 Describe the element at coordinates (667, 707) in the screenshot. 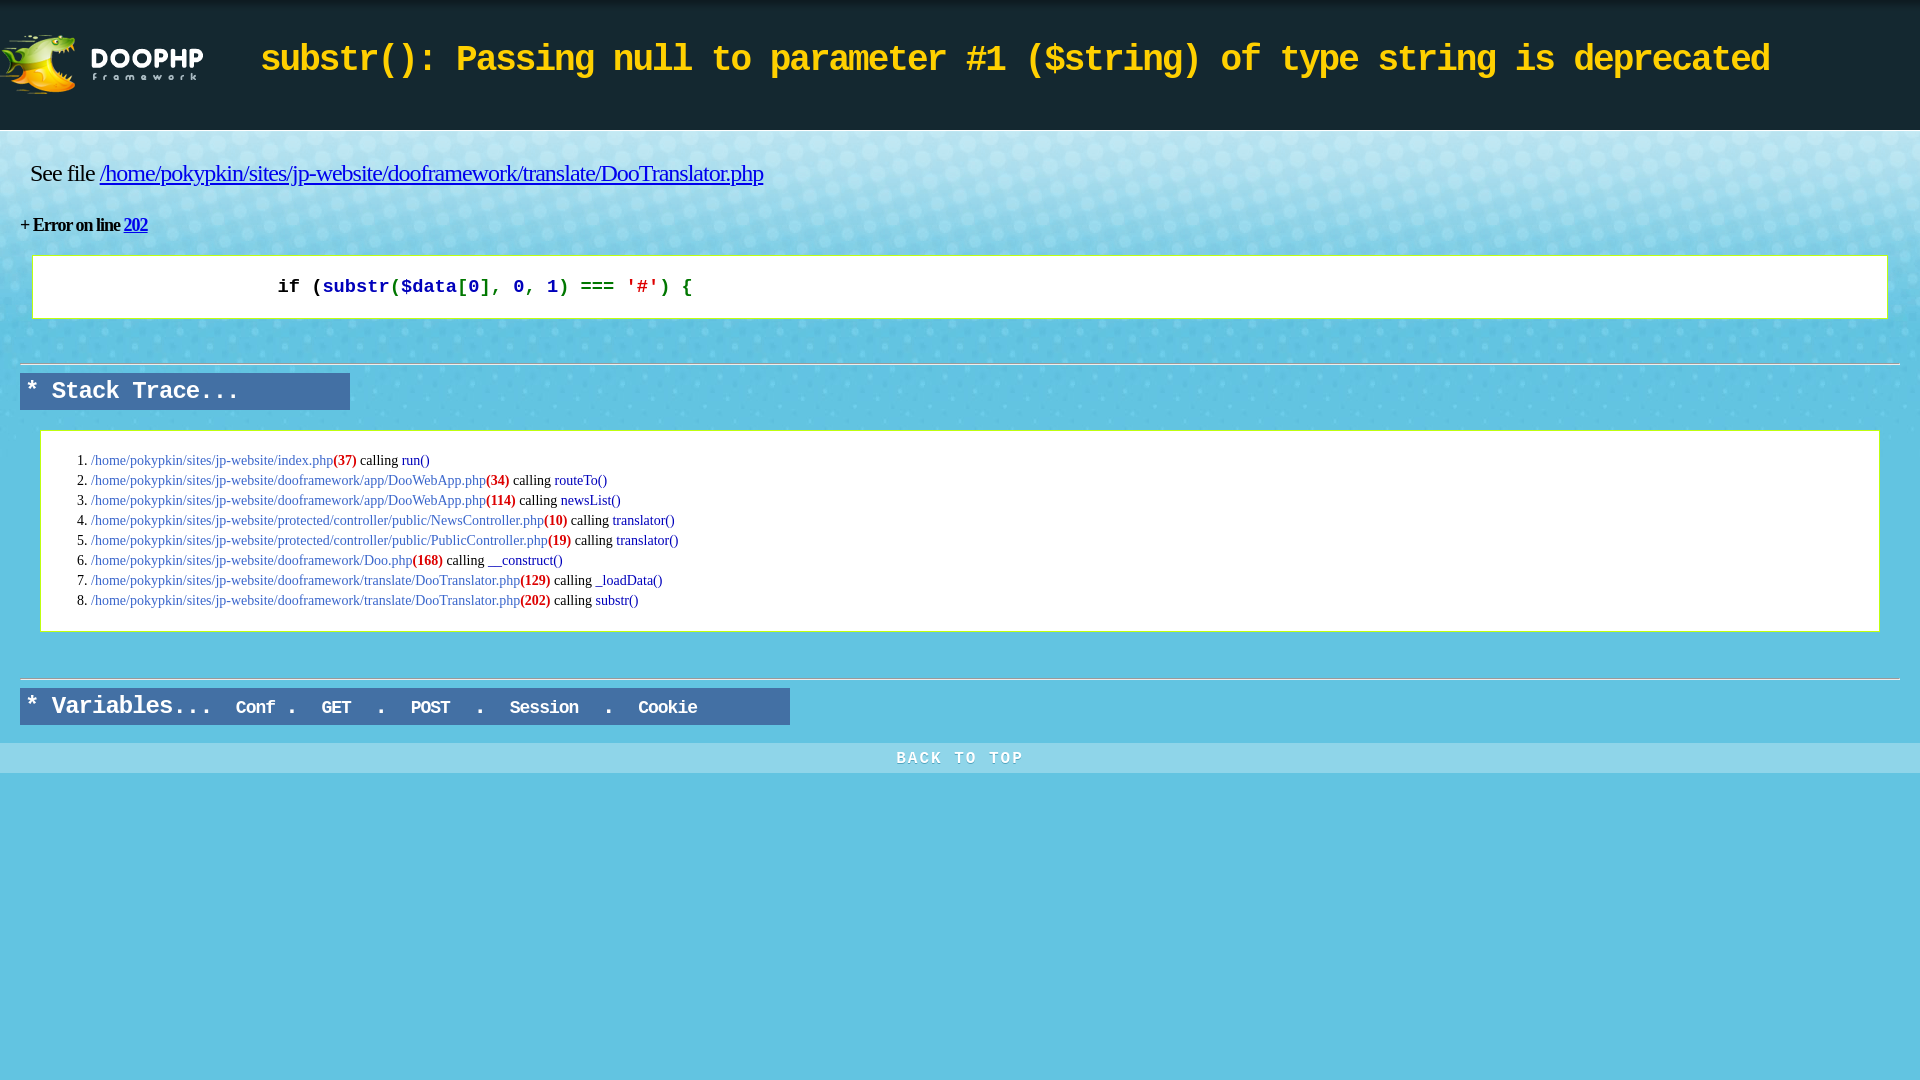

I see `' Cookie '` at that location.